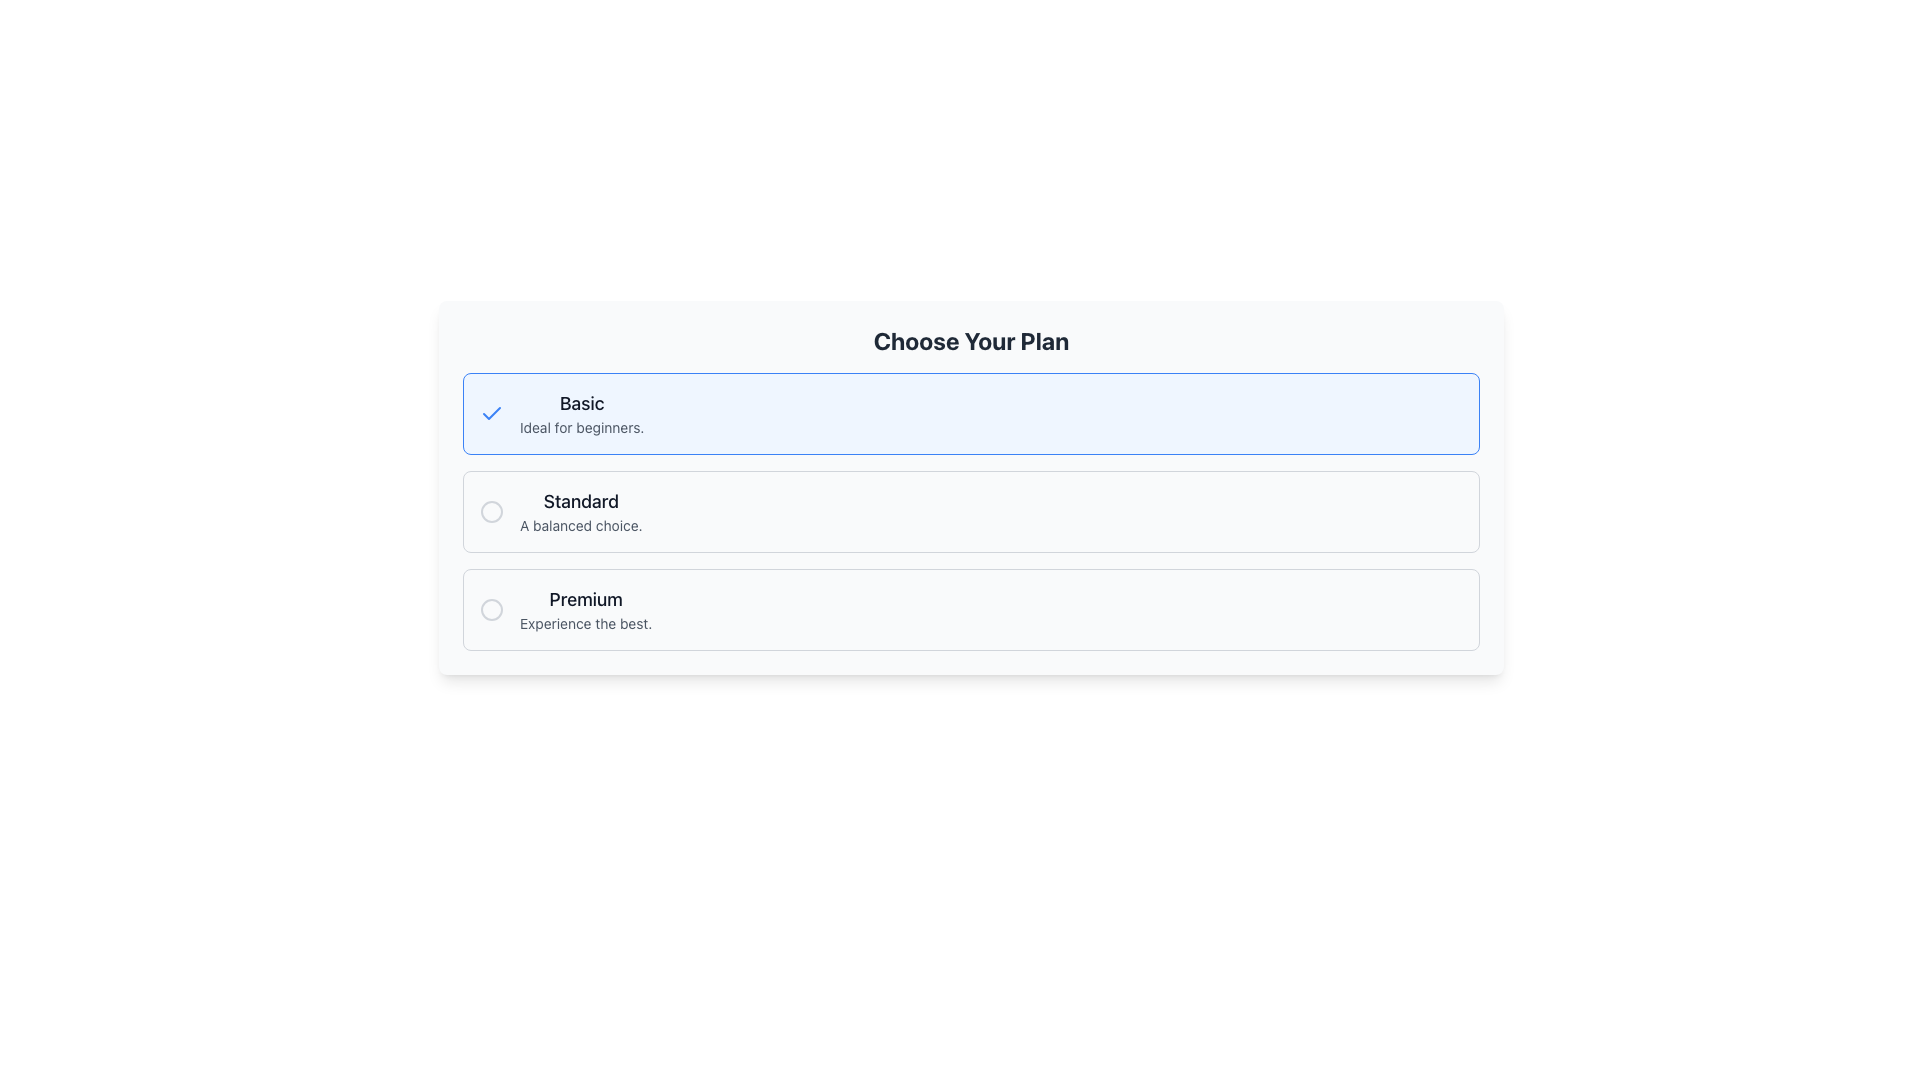 The width and height of the screenshot is (1920, 1080). What do you see at coordinates (580, 511) in the screenshot?
I see `text of the 'Standard' Text Label element, which is the second choice in the selection options under the 'Choose Your Plan' heading` at bounding box center [580, 511].